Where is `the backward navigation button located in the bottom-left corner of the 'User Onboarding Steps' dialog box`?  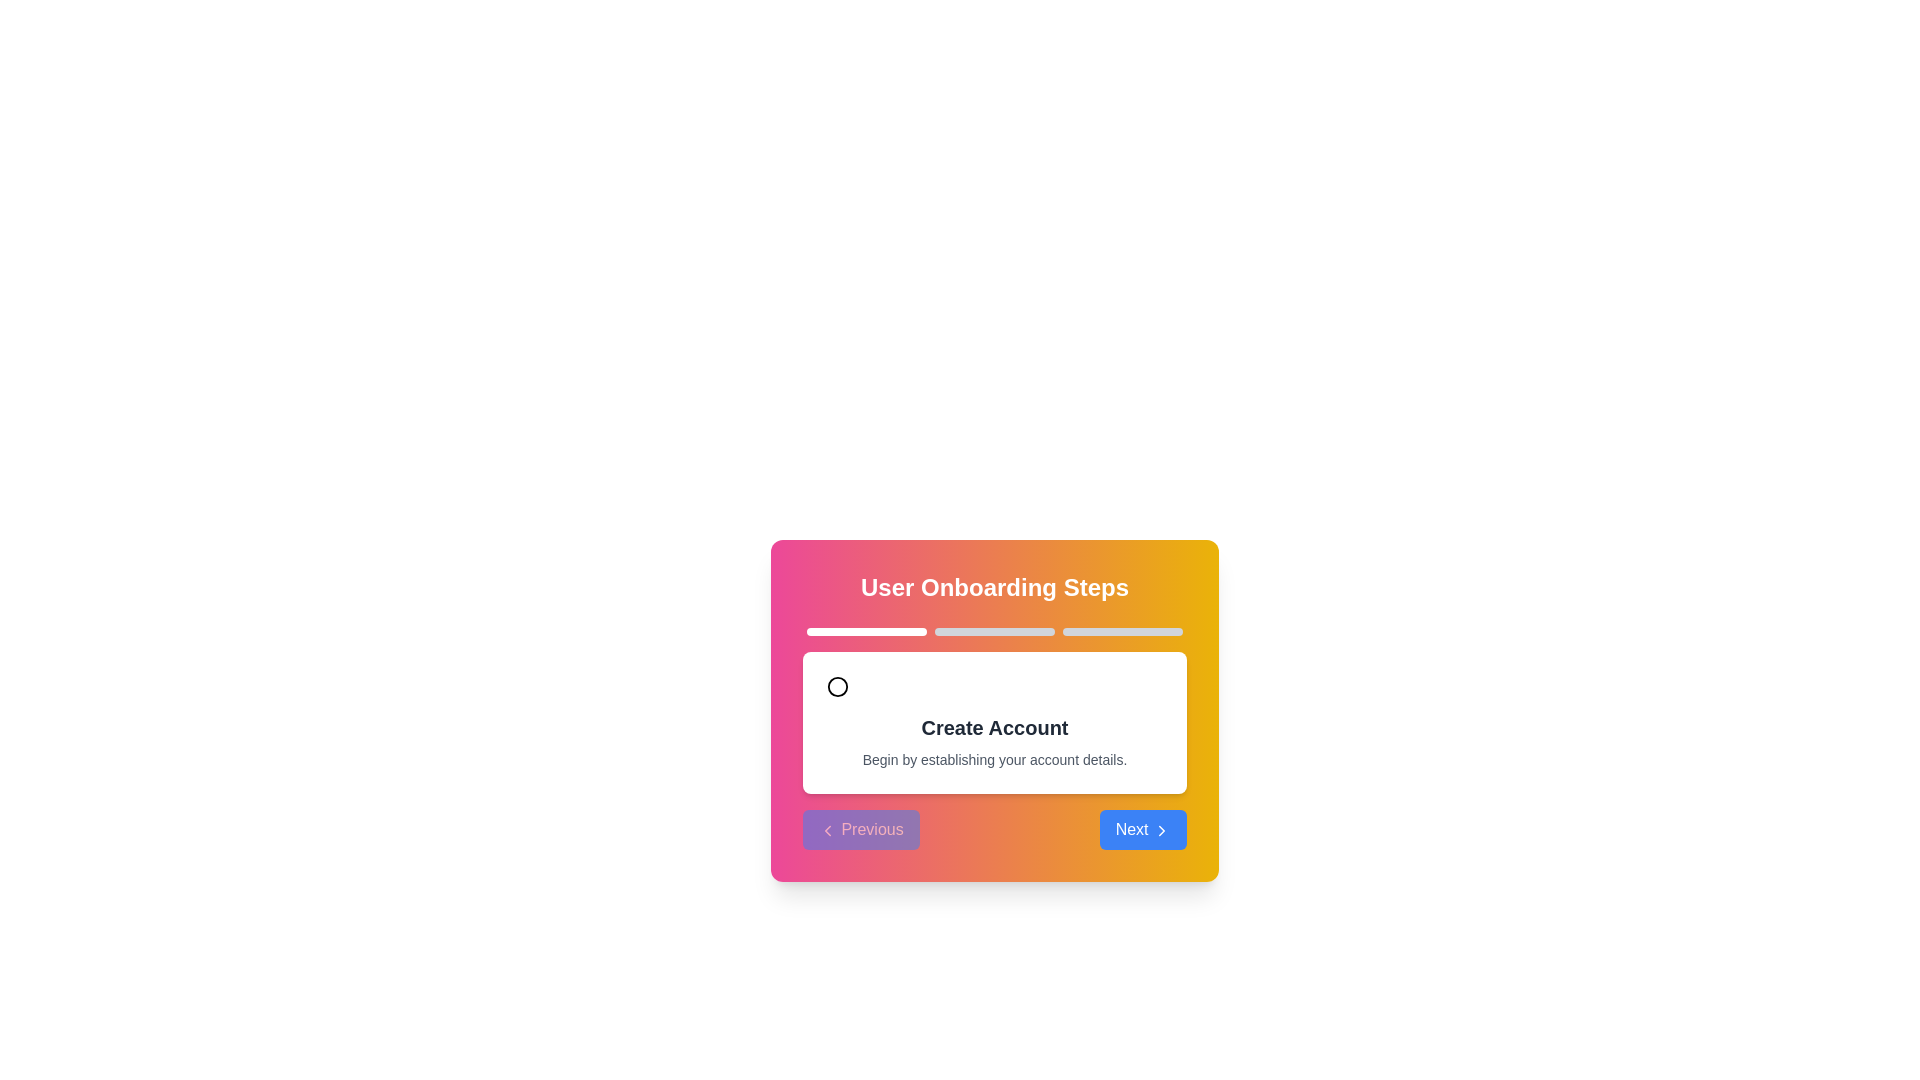
the backward navigation button located in the bottom-left corner of the 'User Onboarding Steps' dialog box is located at coordinates (861, 829).